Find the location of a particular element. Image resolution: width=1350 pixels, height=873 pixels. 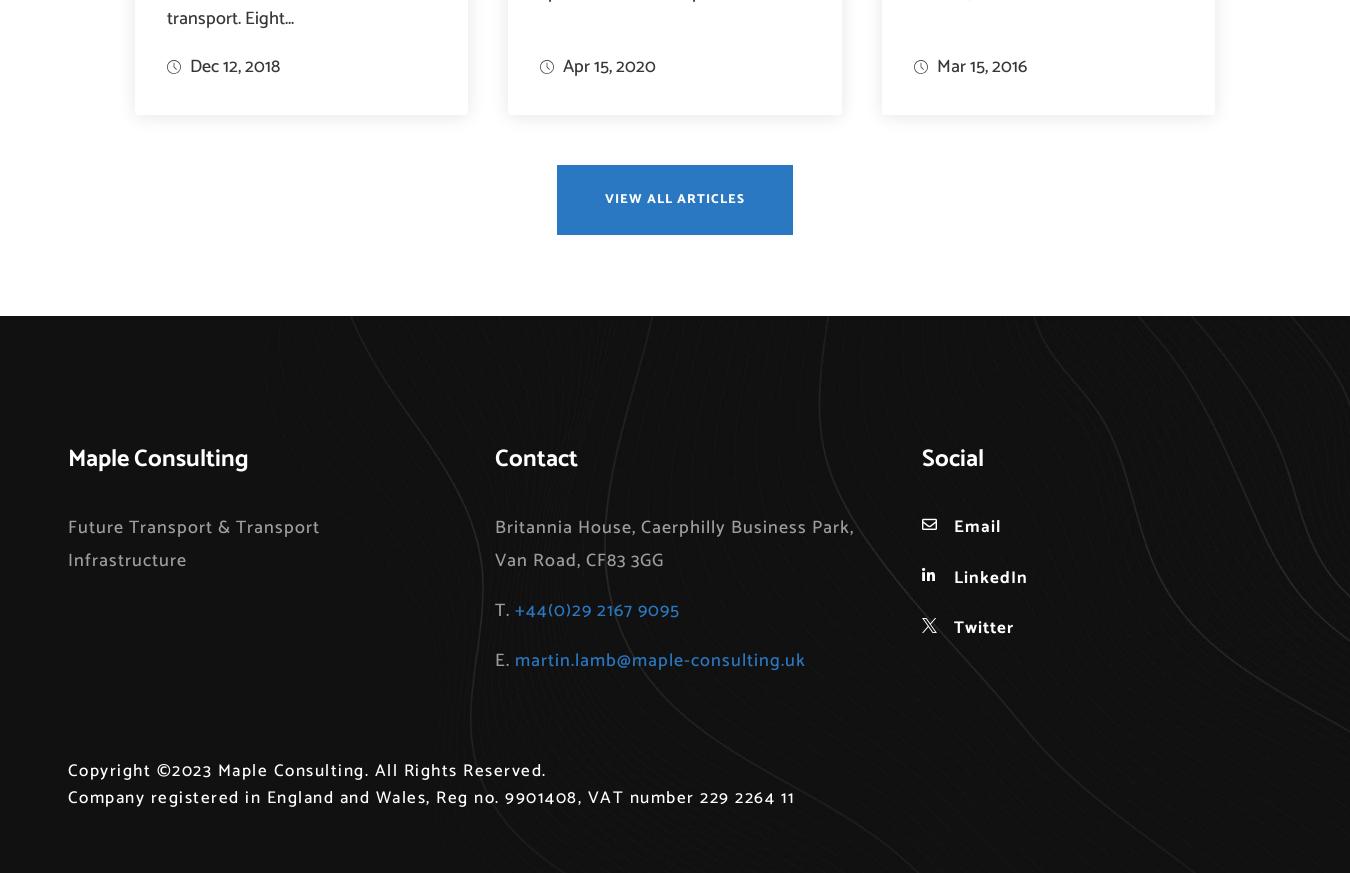

'Email' is located at coordinates (953, 526).